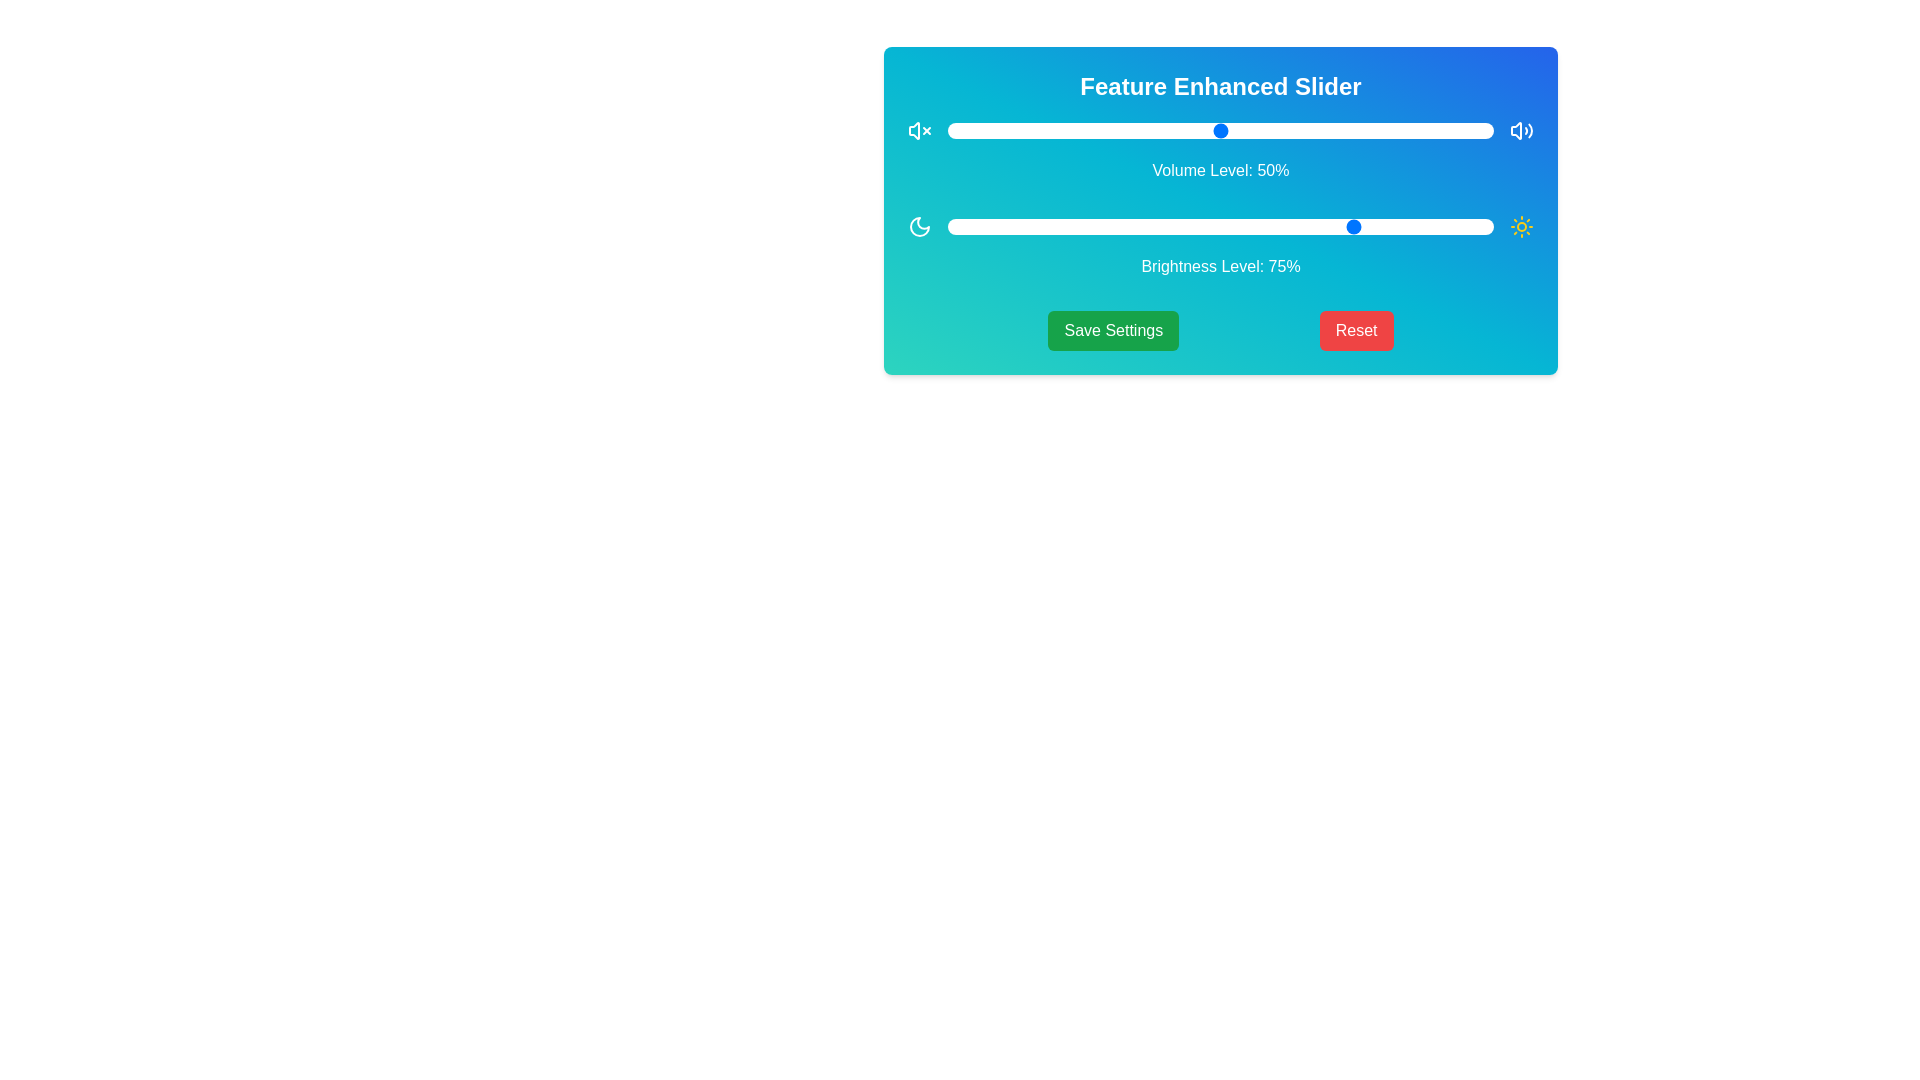 Image resolution: width=1920 pixels, height=1080 pixels. What do you see at coordinates (1444, 131) in the screenshot?
I see `the slider value` at bounding box center [1444, 131].